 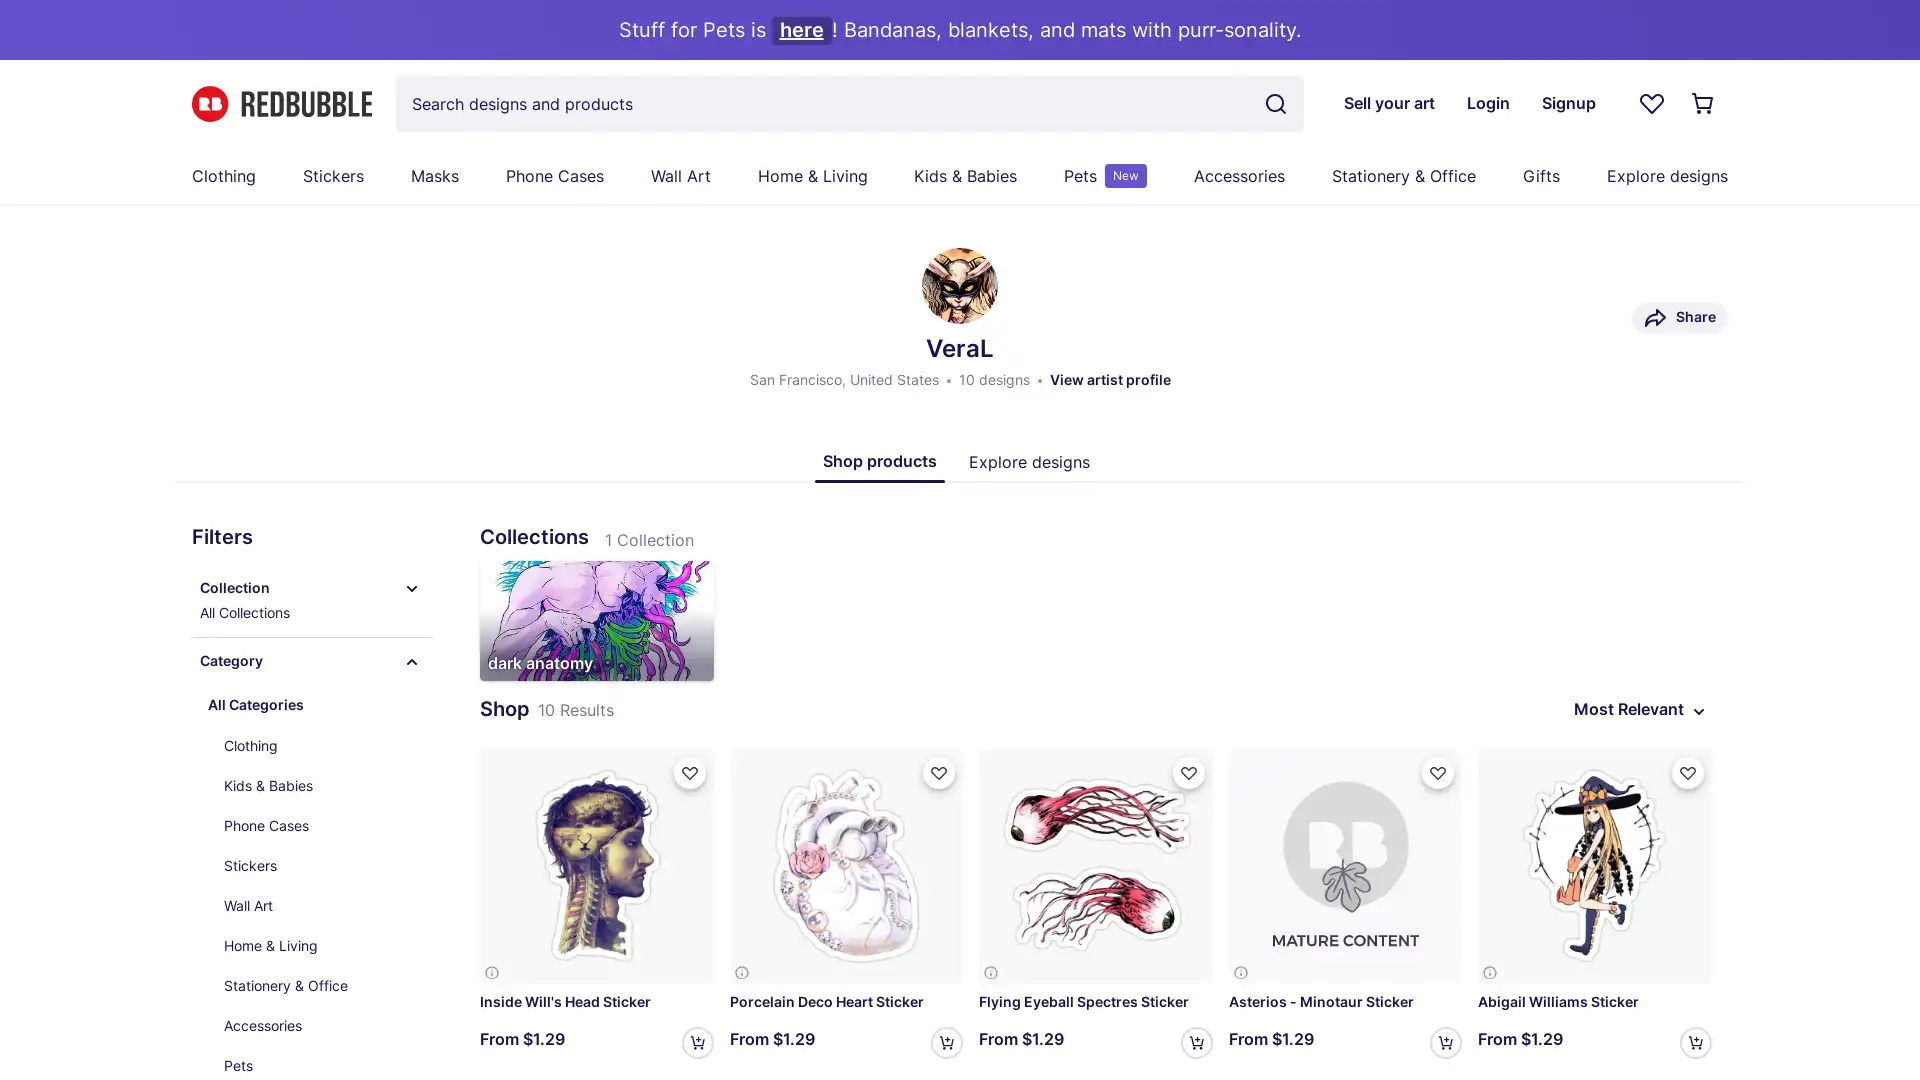 What do you see at coordinates (1680, 316) in the screenshot?
I see `Share` at bounding box center [1680, 316].